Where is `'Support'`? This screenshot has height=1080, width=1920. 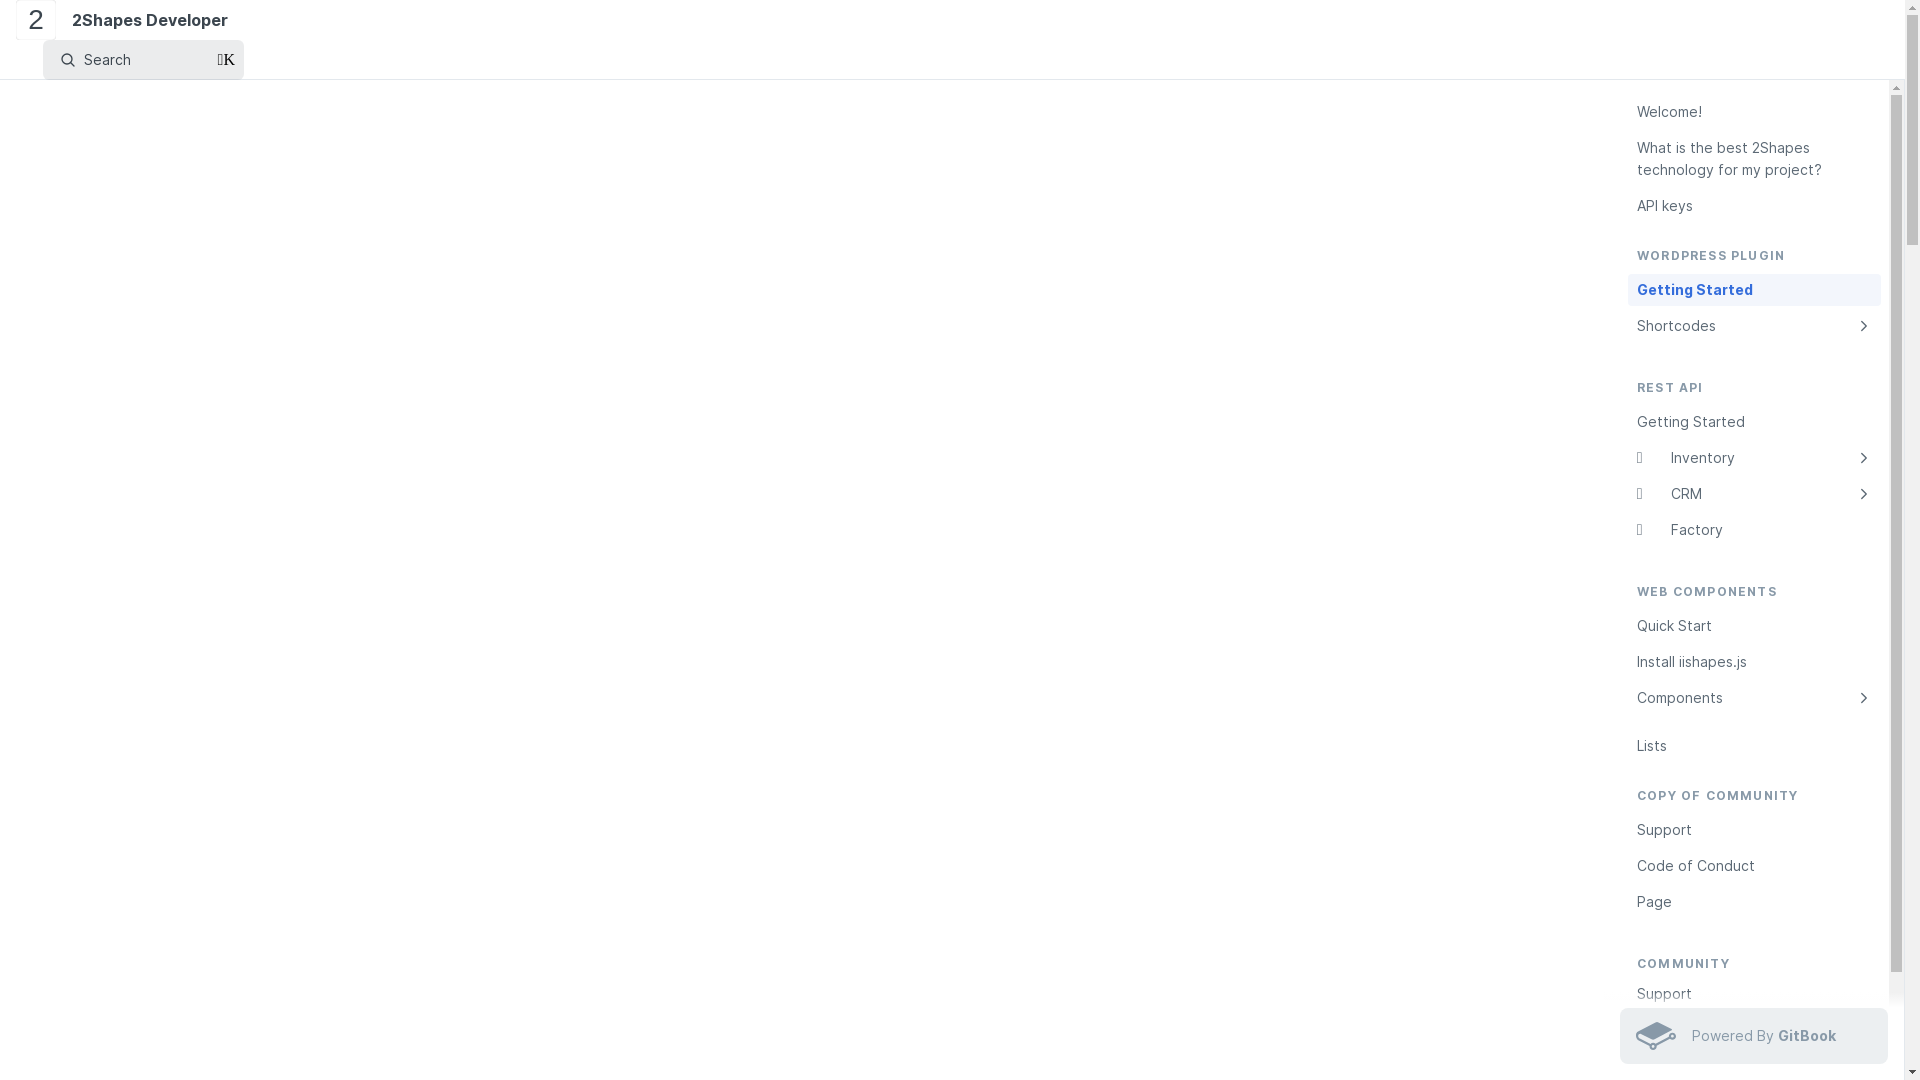
'Support' is located at coordinates (1753, 829).